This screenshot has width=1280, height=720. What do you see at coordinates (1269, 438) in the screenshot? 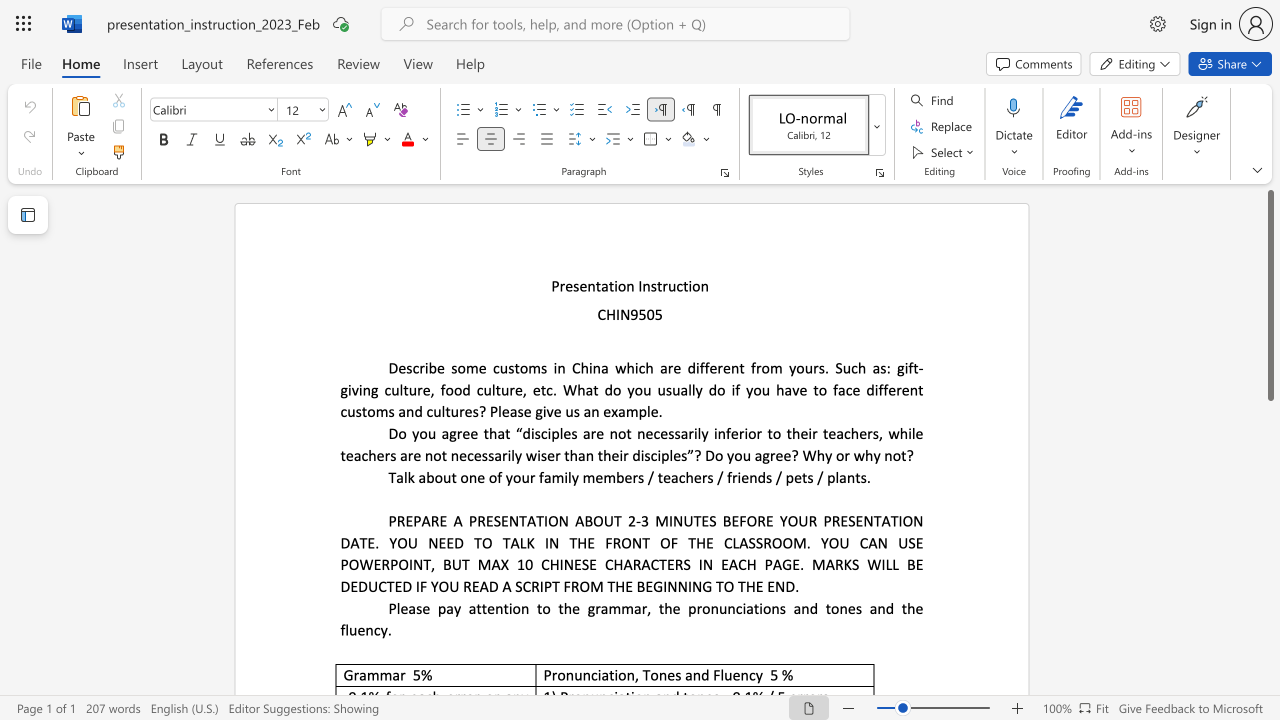
I see `the scrollbar on the right to move the page downward` at bounding box center [1269, 438].